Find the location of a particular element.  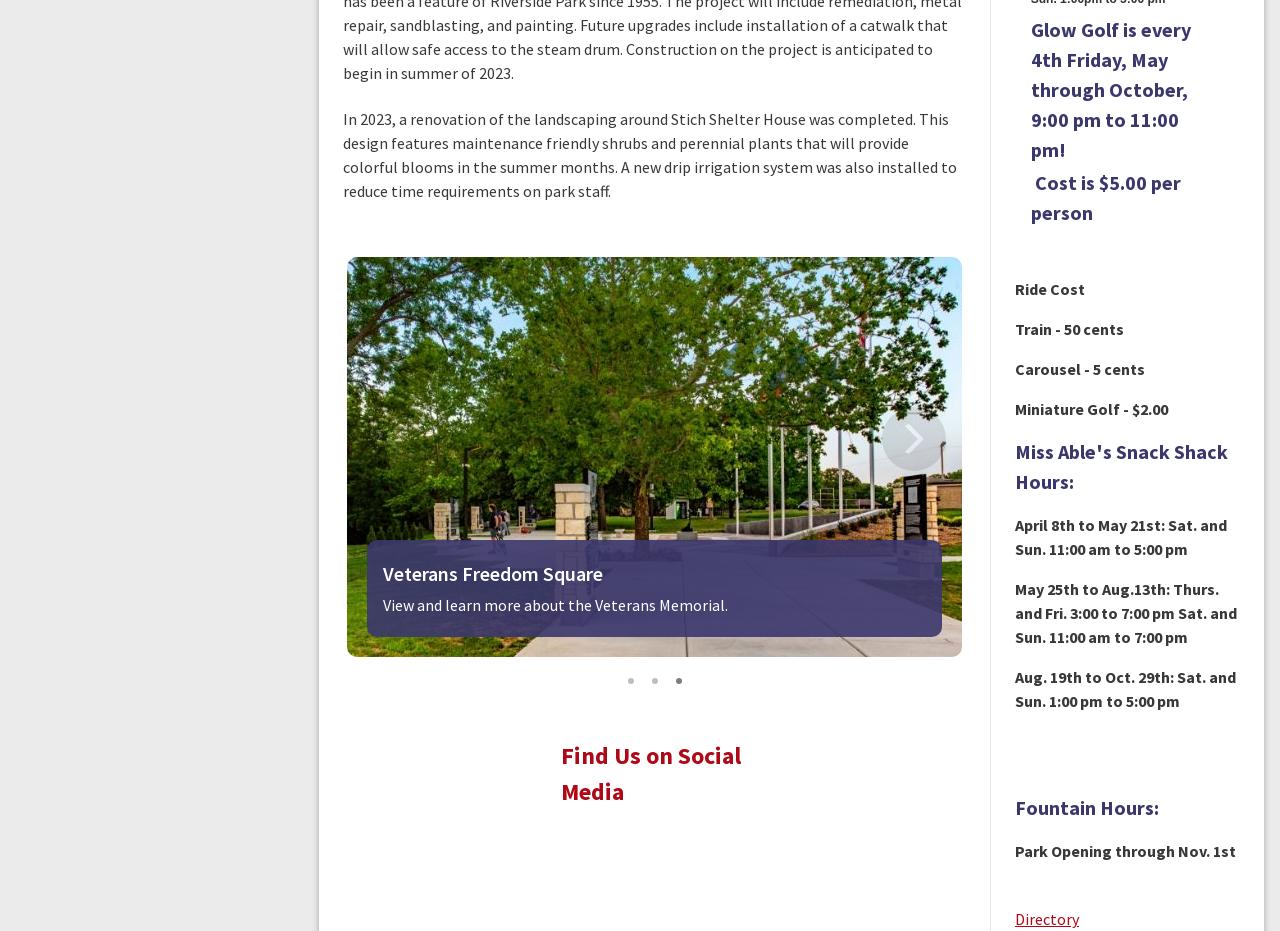

'Miniature Golf - $2.00' is located at coordinates (1089, 407).